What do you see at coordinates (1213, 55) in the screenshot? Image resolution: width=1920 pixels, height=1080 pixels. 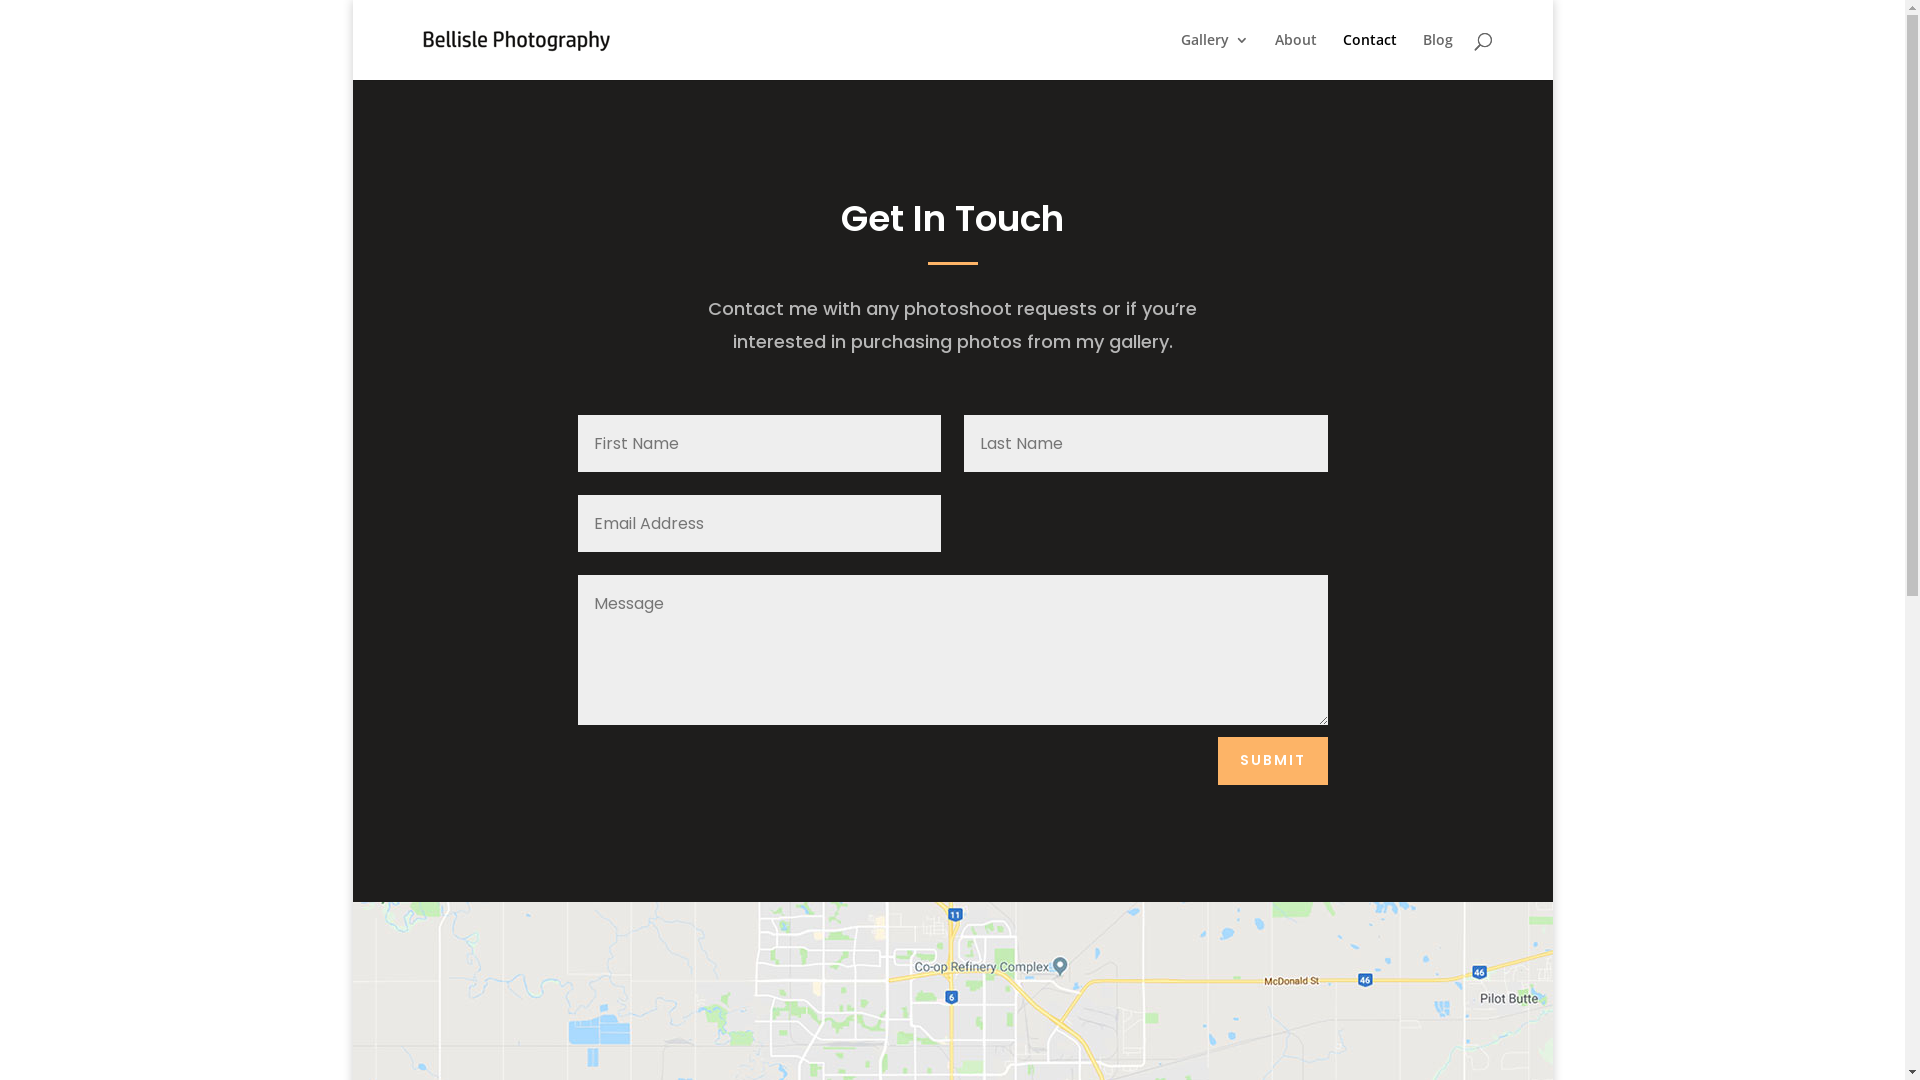 I see `'Gallery'` at bounding box center [1213, 55].